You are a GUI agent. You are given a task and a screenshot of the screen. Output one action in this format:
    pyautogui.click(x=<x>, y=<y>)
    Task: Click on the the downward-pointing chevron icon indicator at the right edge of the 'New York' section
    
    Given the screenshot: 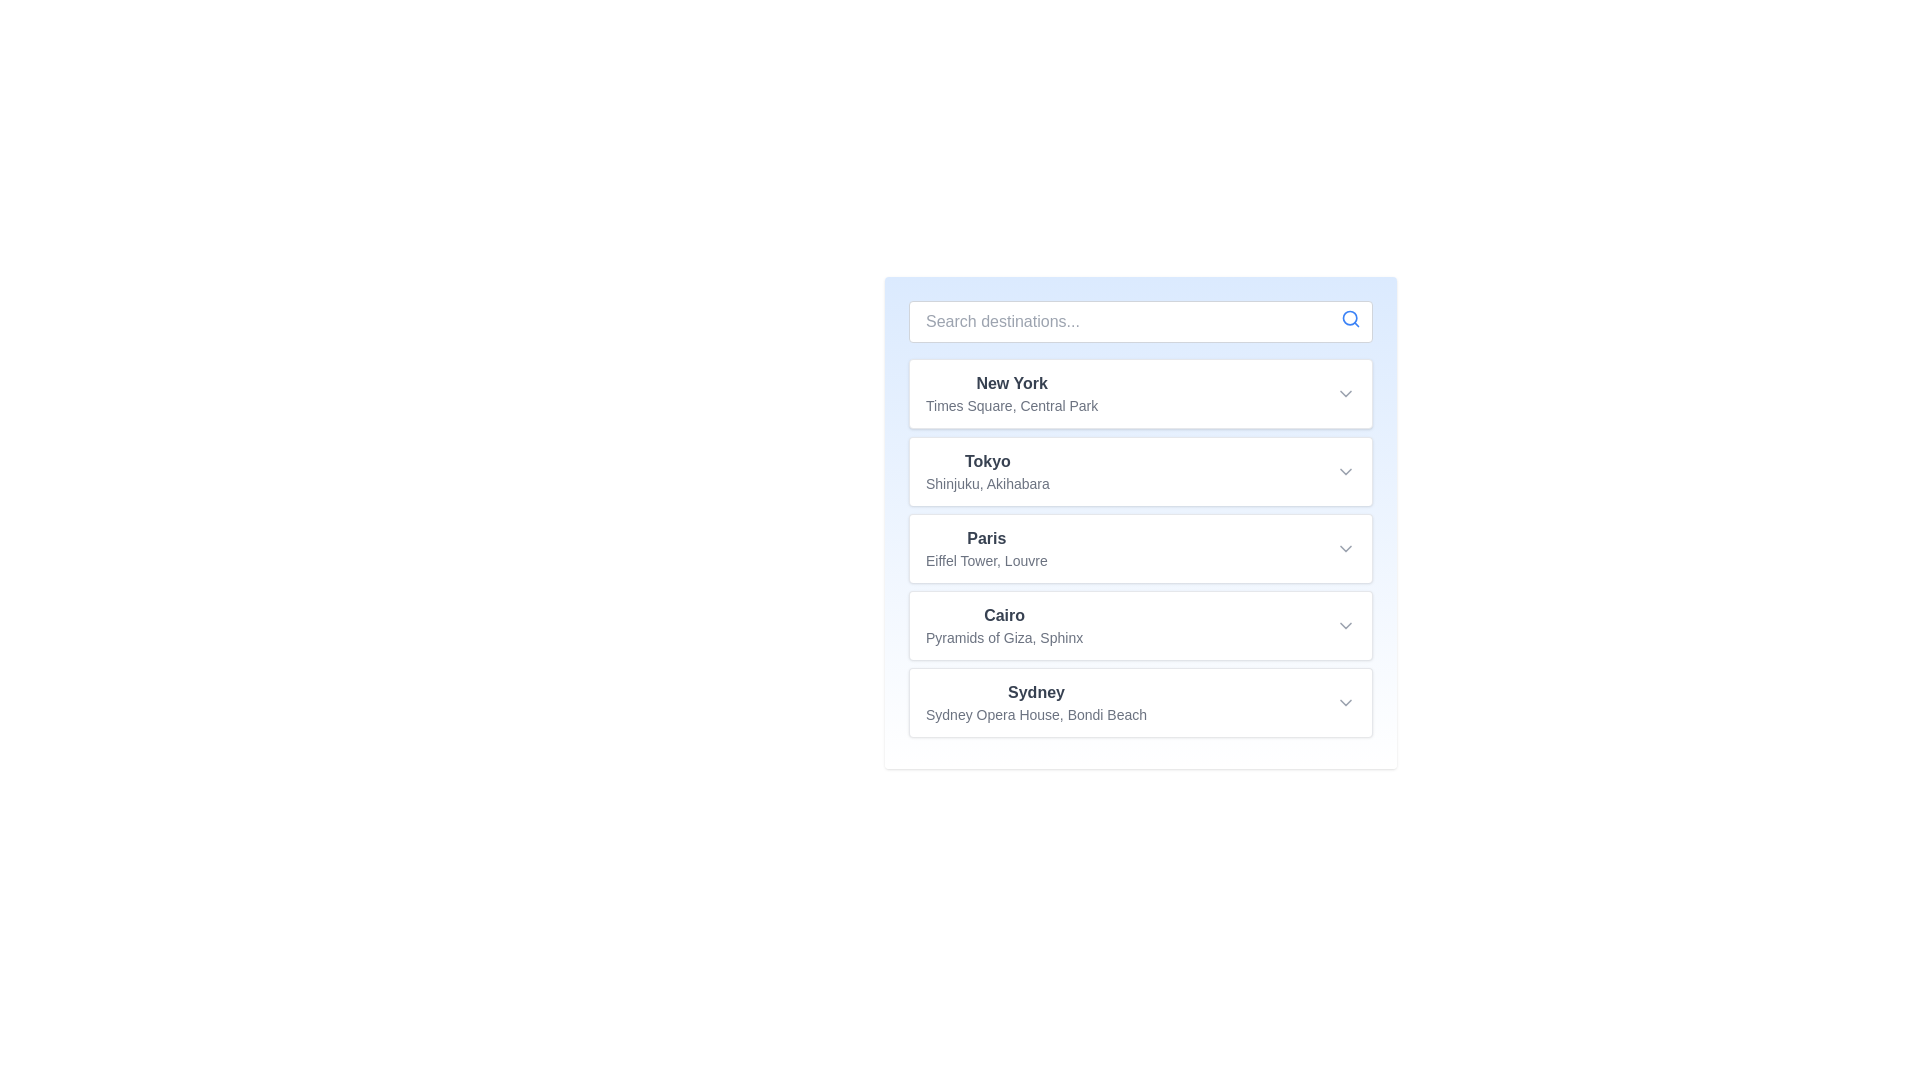 What is the action you would take?
    pyautogui.click(x=1345, y=393)
    